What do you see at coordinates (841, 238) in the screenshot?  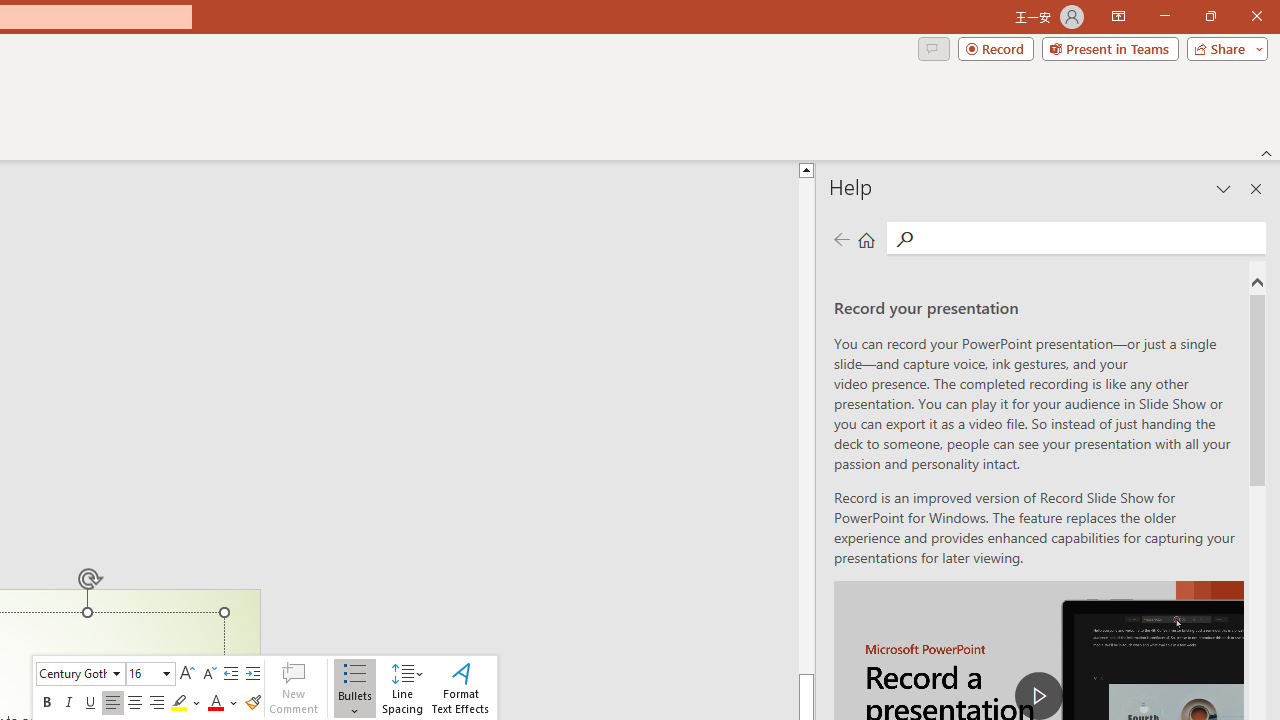 I see `'Previous page'` at bounding box center [841, 238].